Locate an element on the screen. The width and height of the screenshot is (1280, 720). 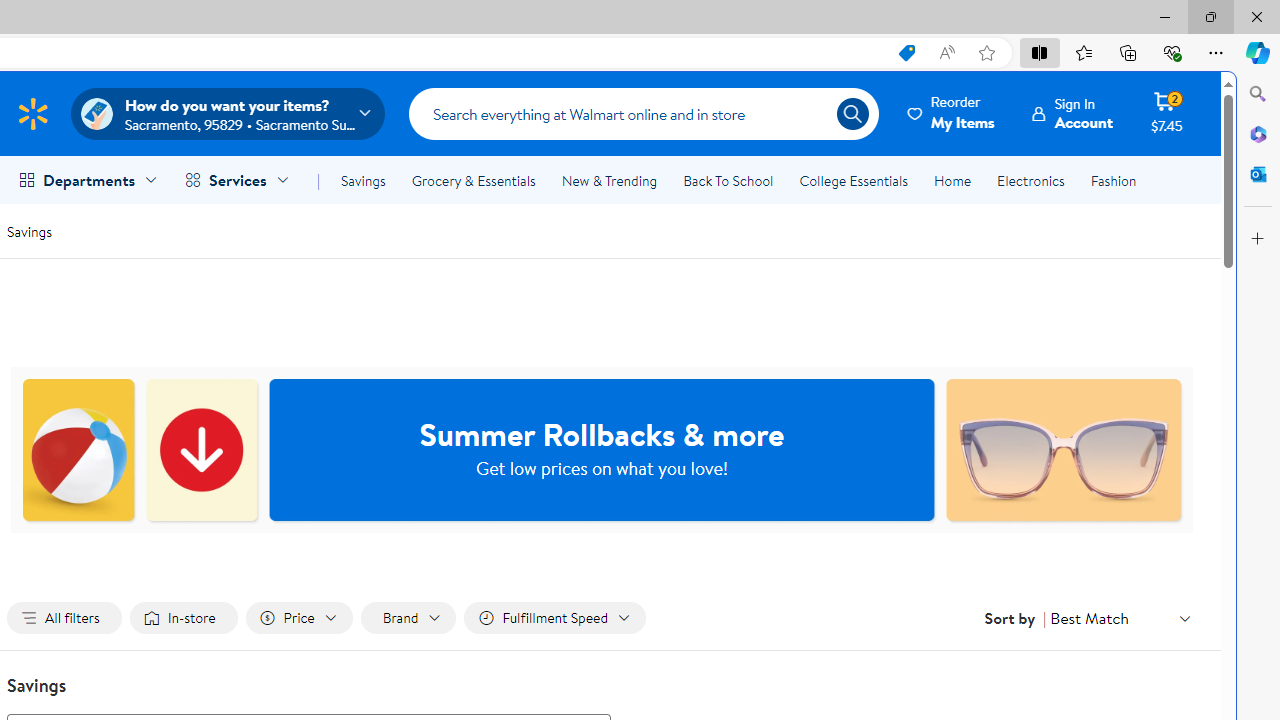
'Filter by Brand not applied, activate to change' is located at coordinates (407, 617).